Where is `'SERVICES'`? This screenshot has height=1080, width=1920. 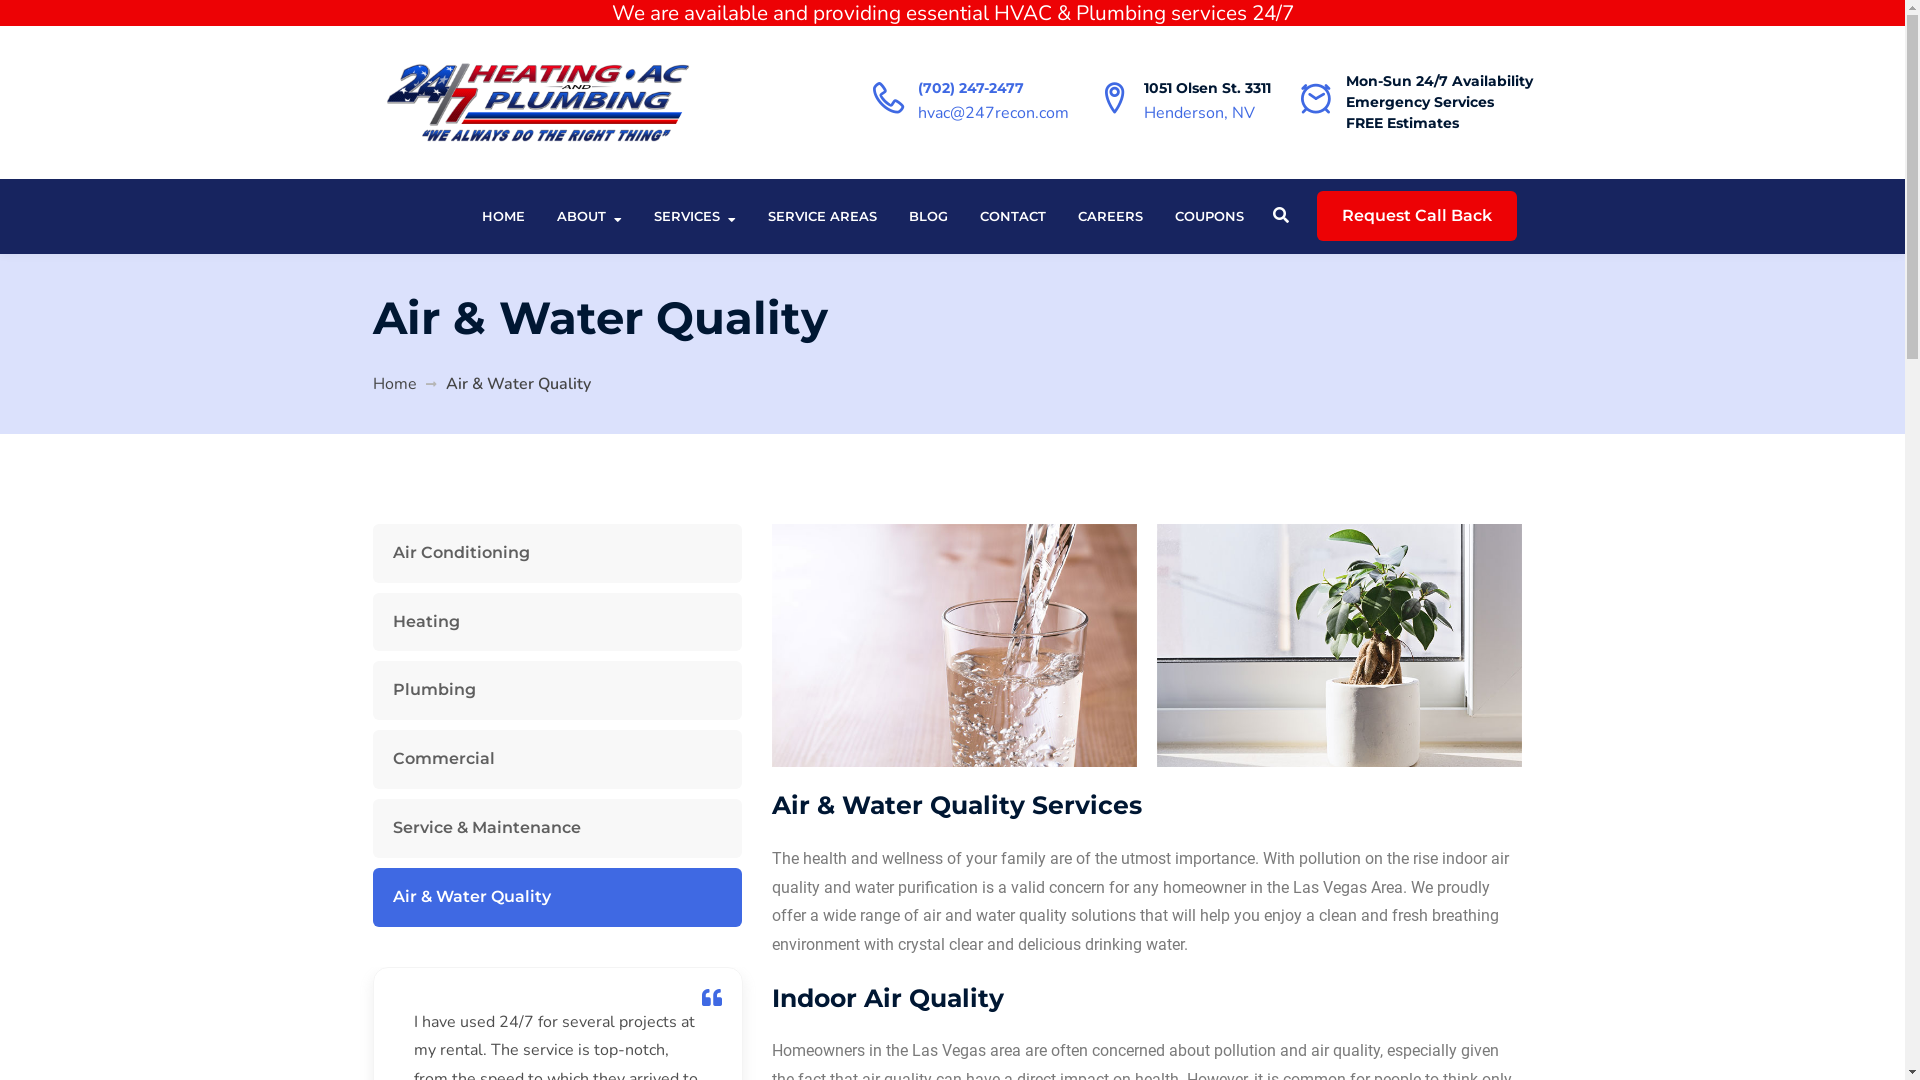
'SERVICES' is located at coordinates (653, 216).